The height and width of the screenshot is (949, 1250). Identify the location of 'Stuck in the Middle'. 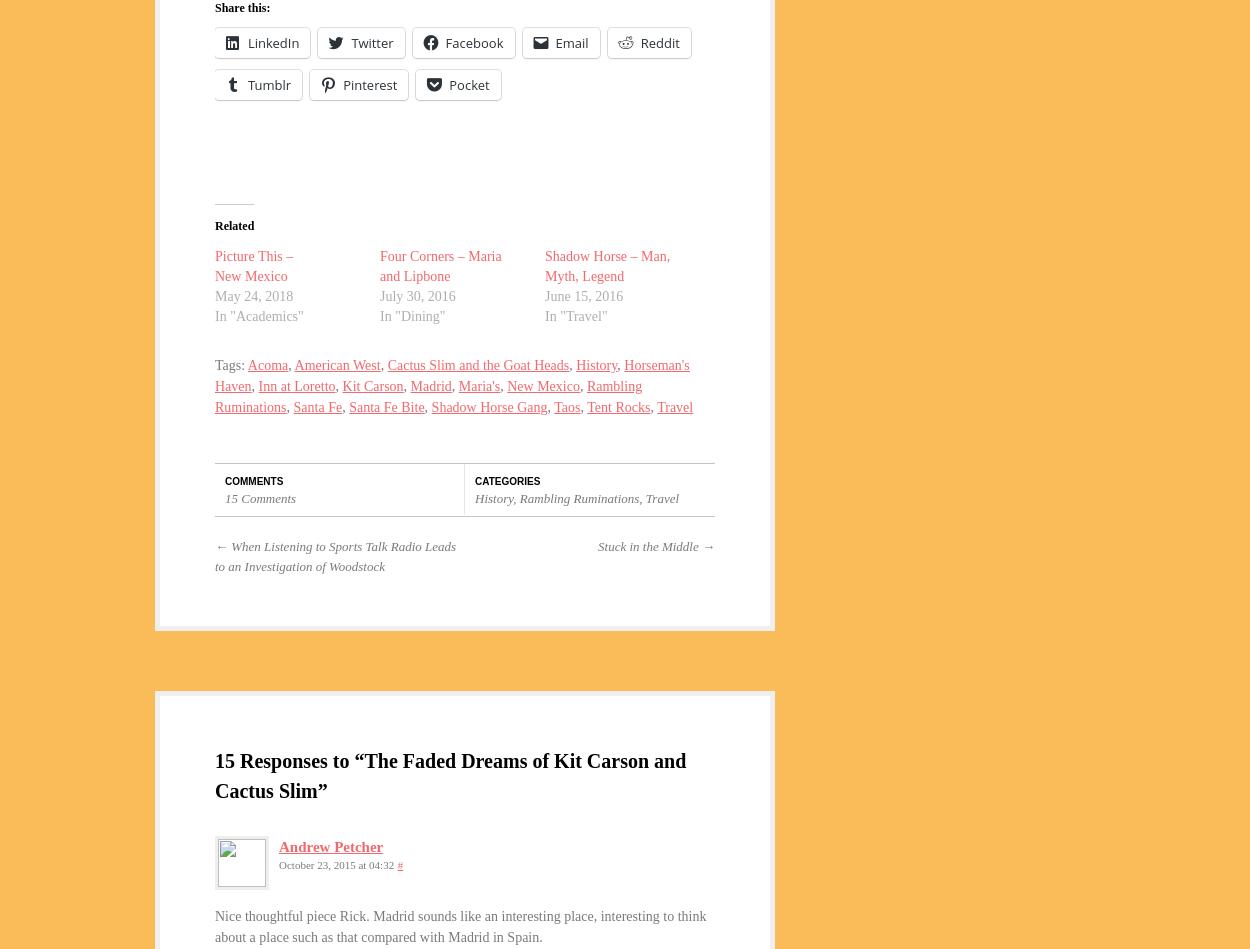
(650, 545).